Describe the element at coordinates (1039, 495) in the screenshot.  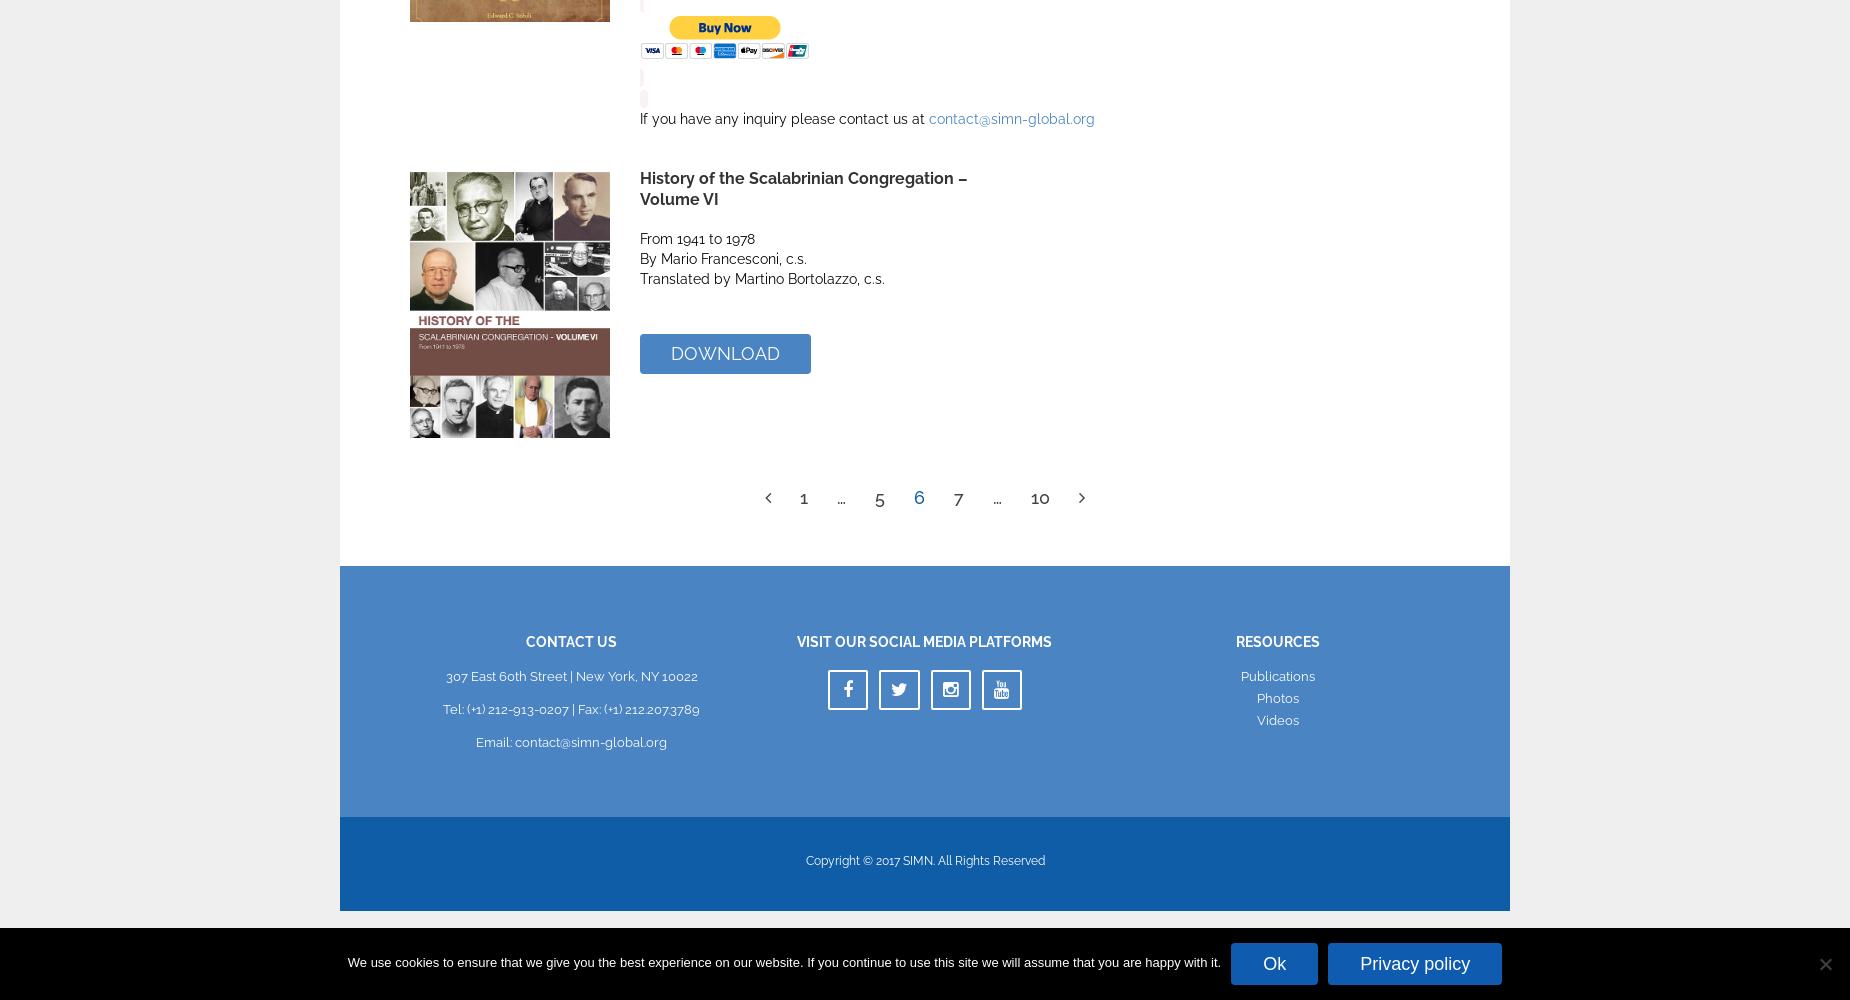
I see `'10'` at that location.